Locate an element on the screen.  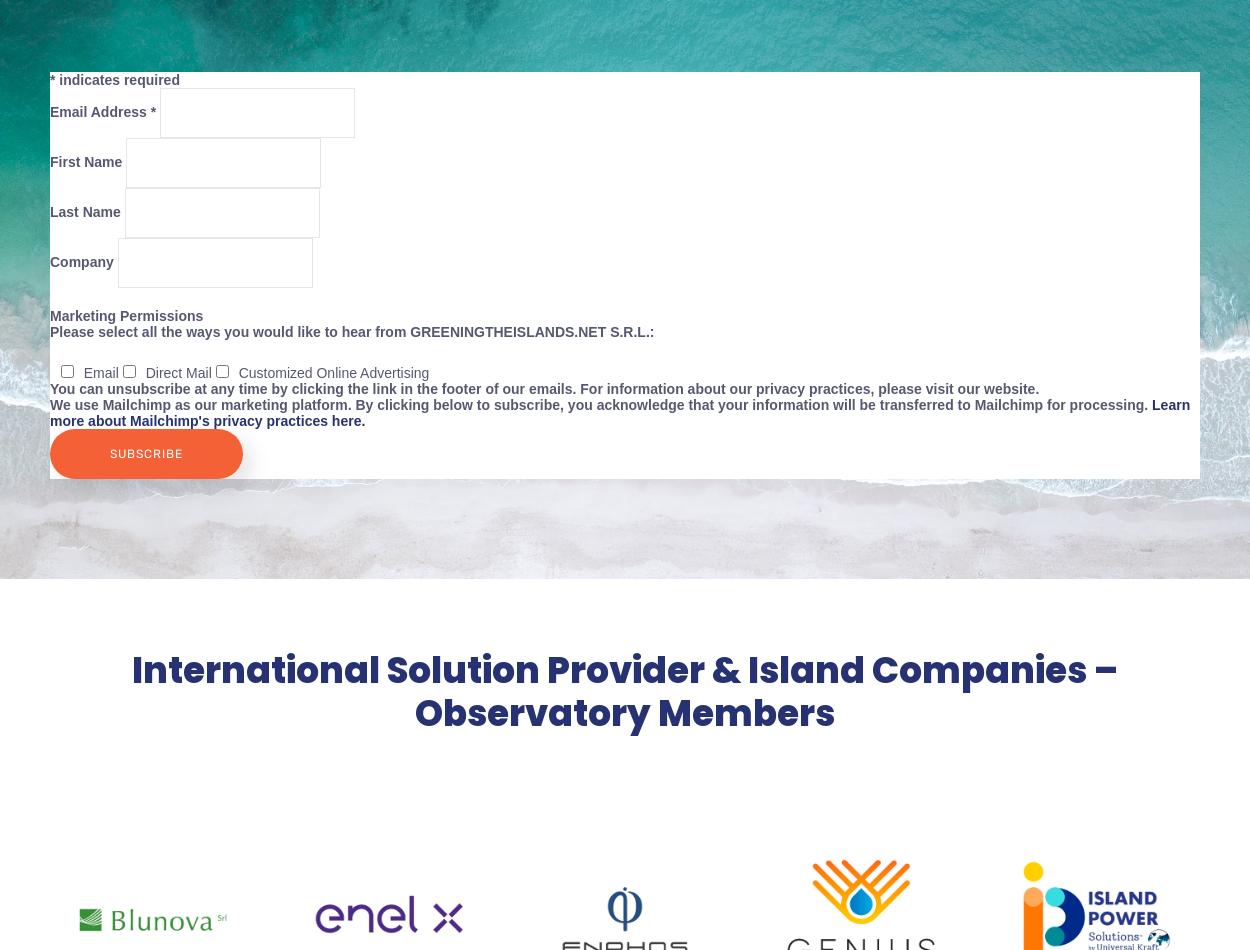
'Blunova' is located at coordinates (153, 922).